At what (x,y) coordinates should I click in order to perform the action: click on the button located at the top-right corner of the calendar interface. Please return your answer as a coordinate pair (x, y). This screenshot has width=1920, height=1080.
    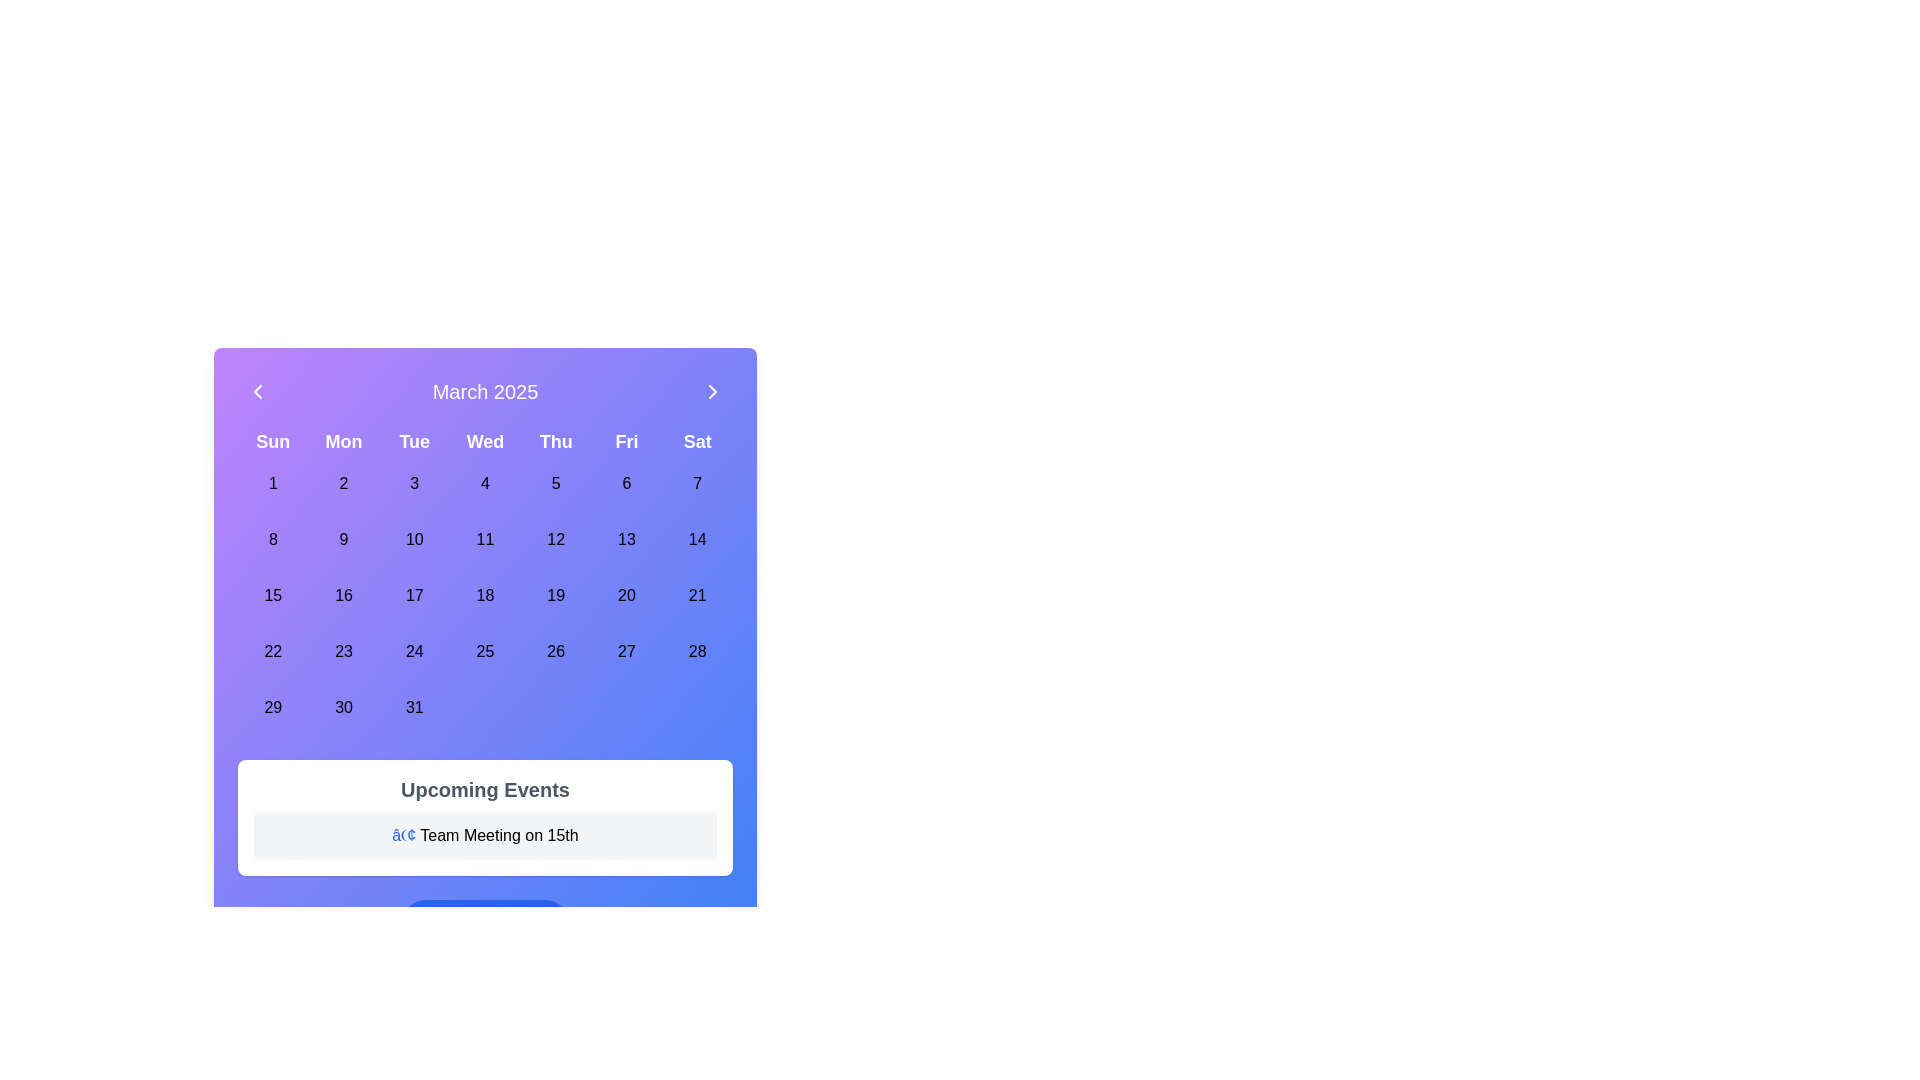
    Looking at the image, I should click on (713, 392).